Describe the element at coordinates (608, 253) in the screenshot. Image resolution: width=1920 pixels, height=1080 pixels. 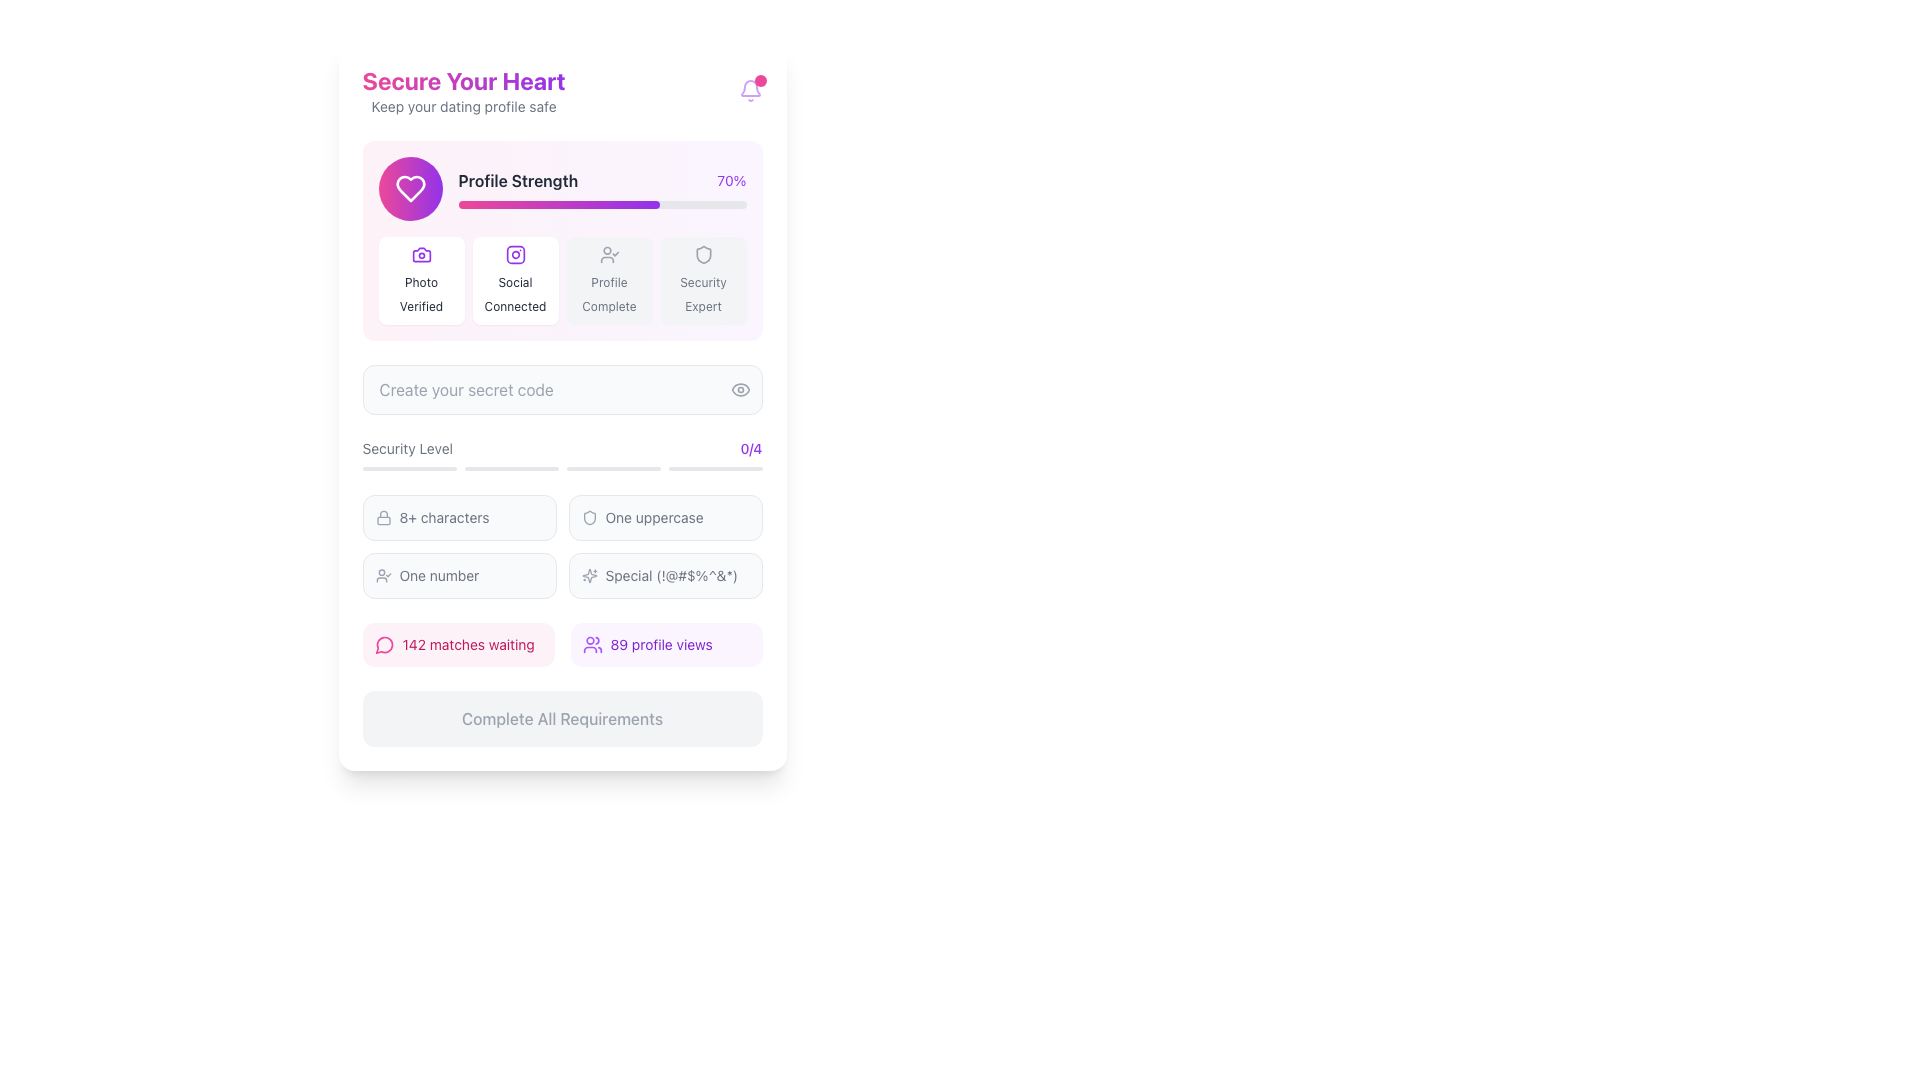
I see `the 'Profile Complete' status icon located in the 'Profile Strength' section, which is the third icon from the left, positioned between the 'Social Connected' and 'Security Expert' icons` at that location.